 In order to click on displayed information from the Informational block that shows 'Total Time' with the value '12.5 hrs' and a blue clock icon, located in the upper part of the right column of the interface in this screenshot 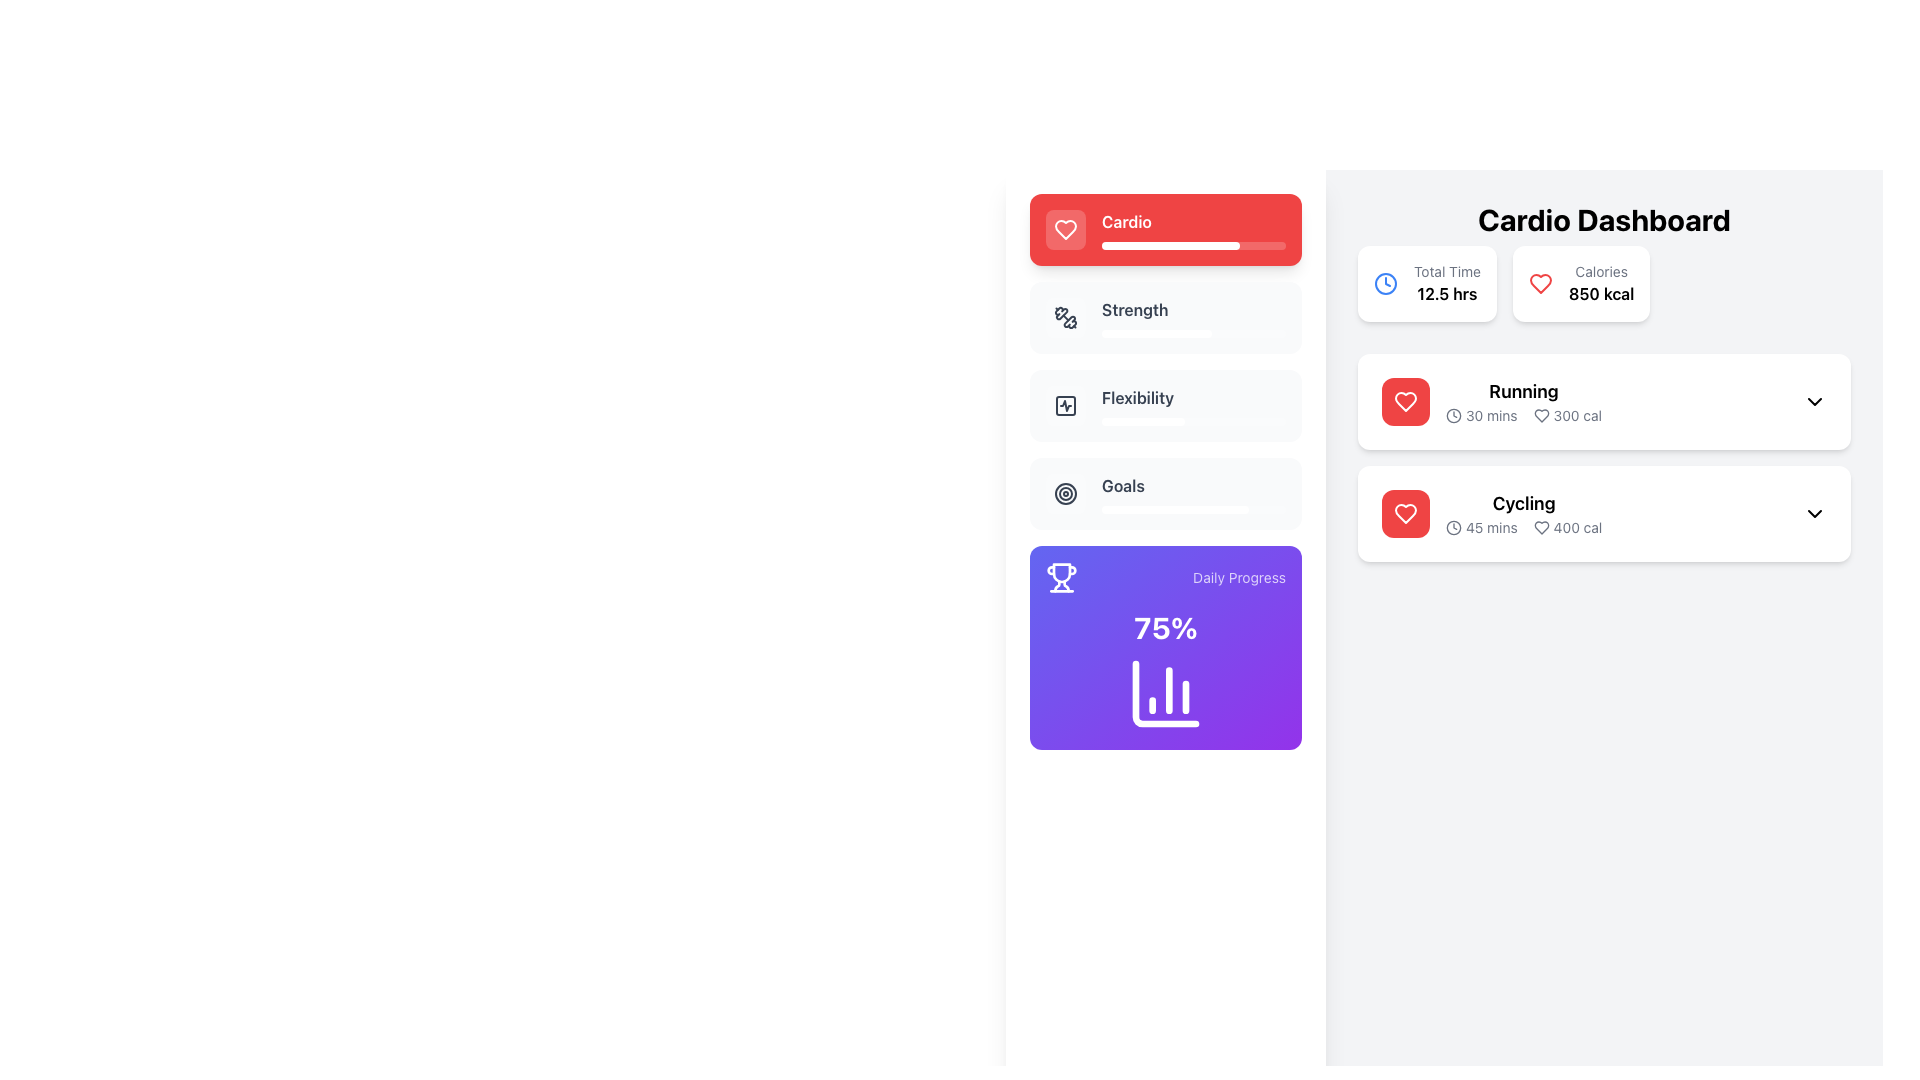, I will do `click(1426, 284)`.